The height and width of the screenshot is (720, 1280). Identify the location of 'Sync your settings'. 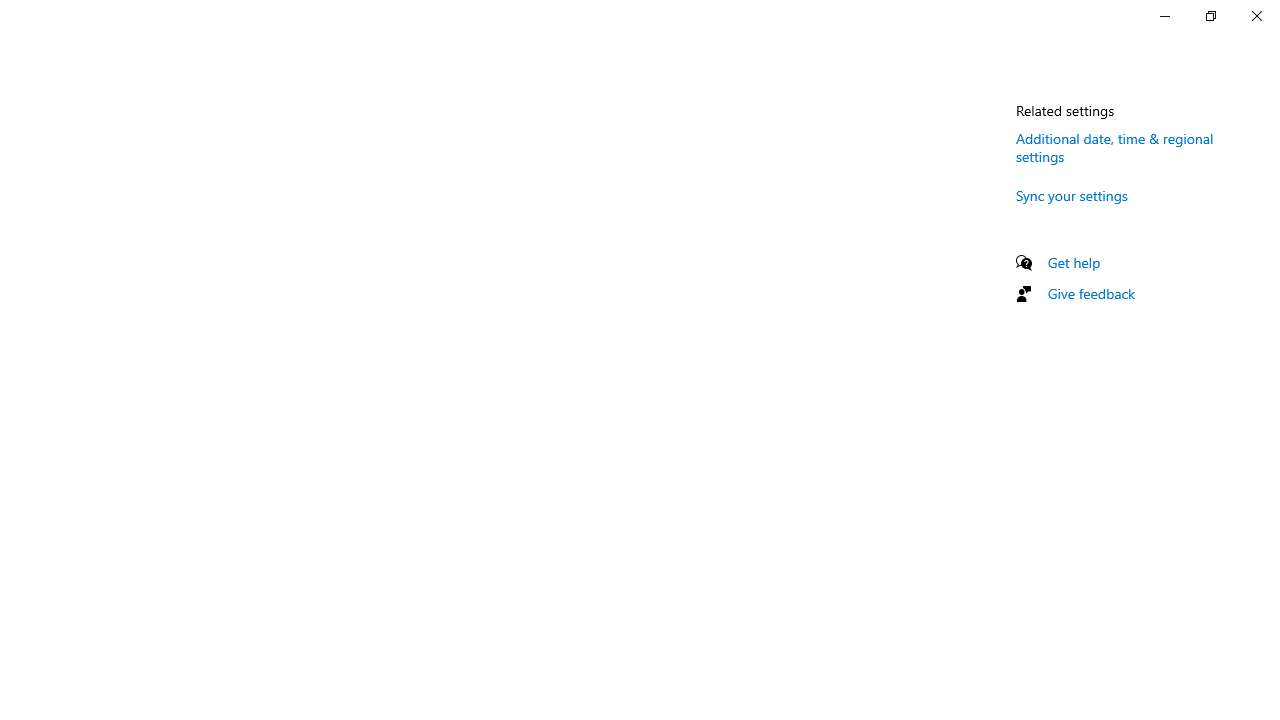
(1071, 195).